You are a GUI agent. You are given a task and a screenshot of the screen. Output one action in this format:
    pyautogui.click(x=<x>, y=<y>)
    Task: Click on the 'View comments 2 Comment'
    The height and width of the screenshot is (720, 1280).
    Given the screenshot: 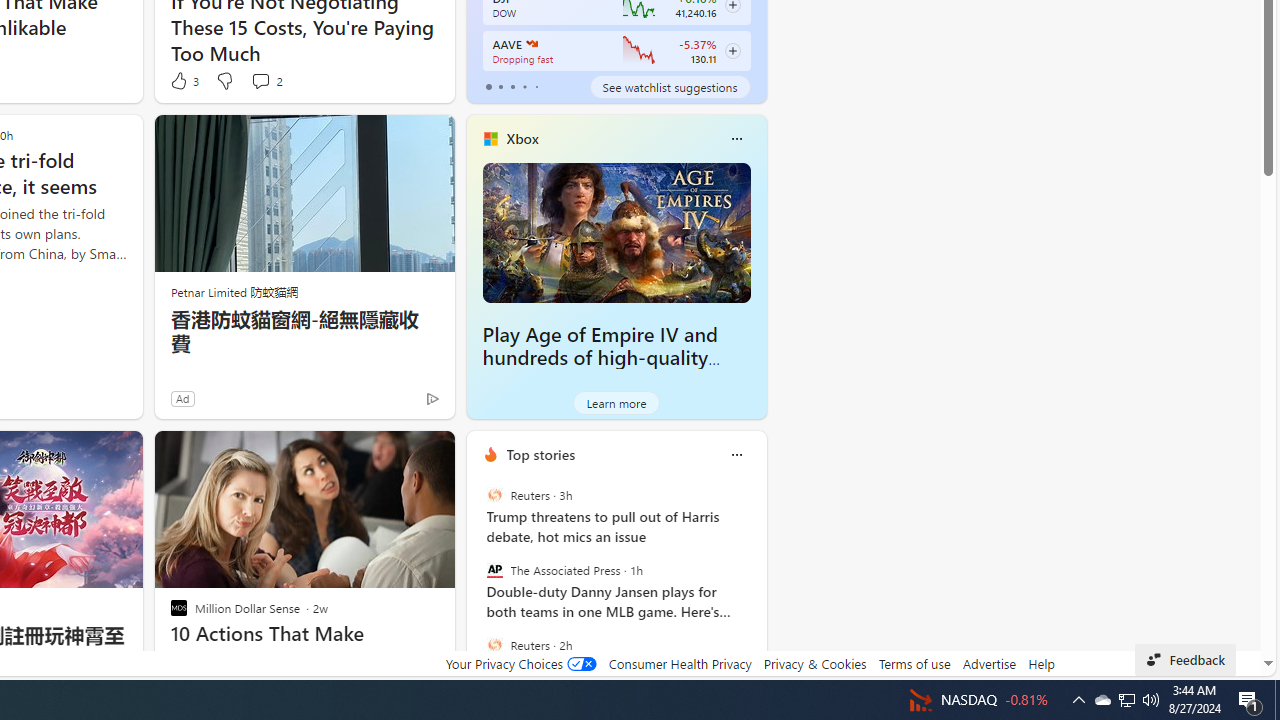 What is the action you would take?
    pyautogui.click(x=265, y=80)
    